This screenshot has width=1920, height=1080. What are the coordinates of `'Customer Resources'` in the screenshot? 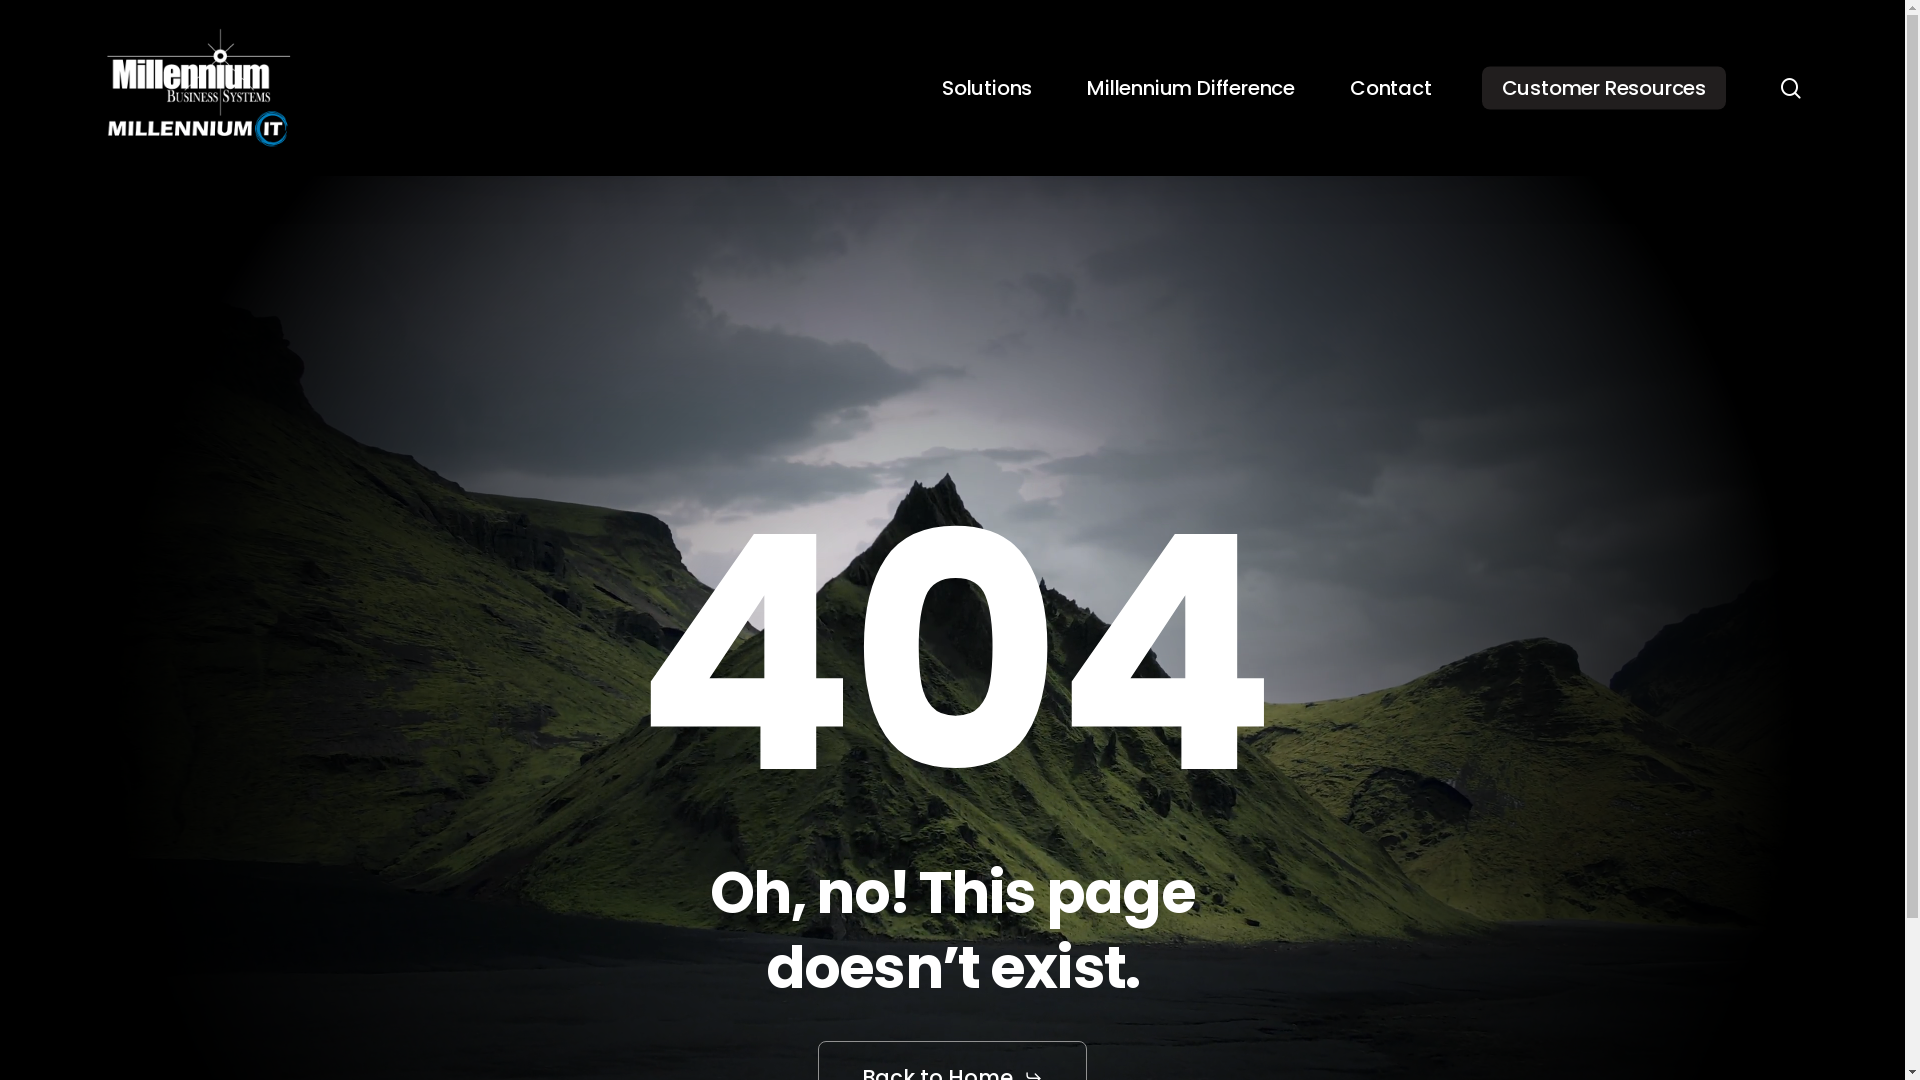 It's located at (1482, 87).